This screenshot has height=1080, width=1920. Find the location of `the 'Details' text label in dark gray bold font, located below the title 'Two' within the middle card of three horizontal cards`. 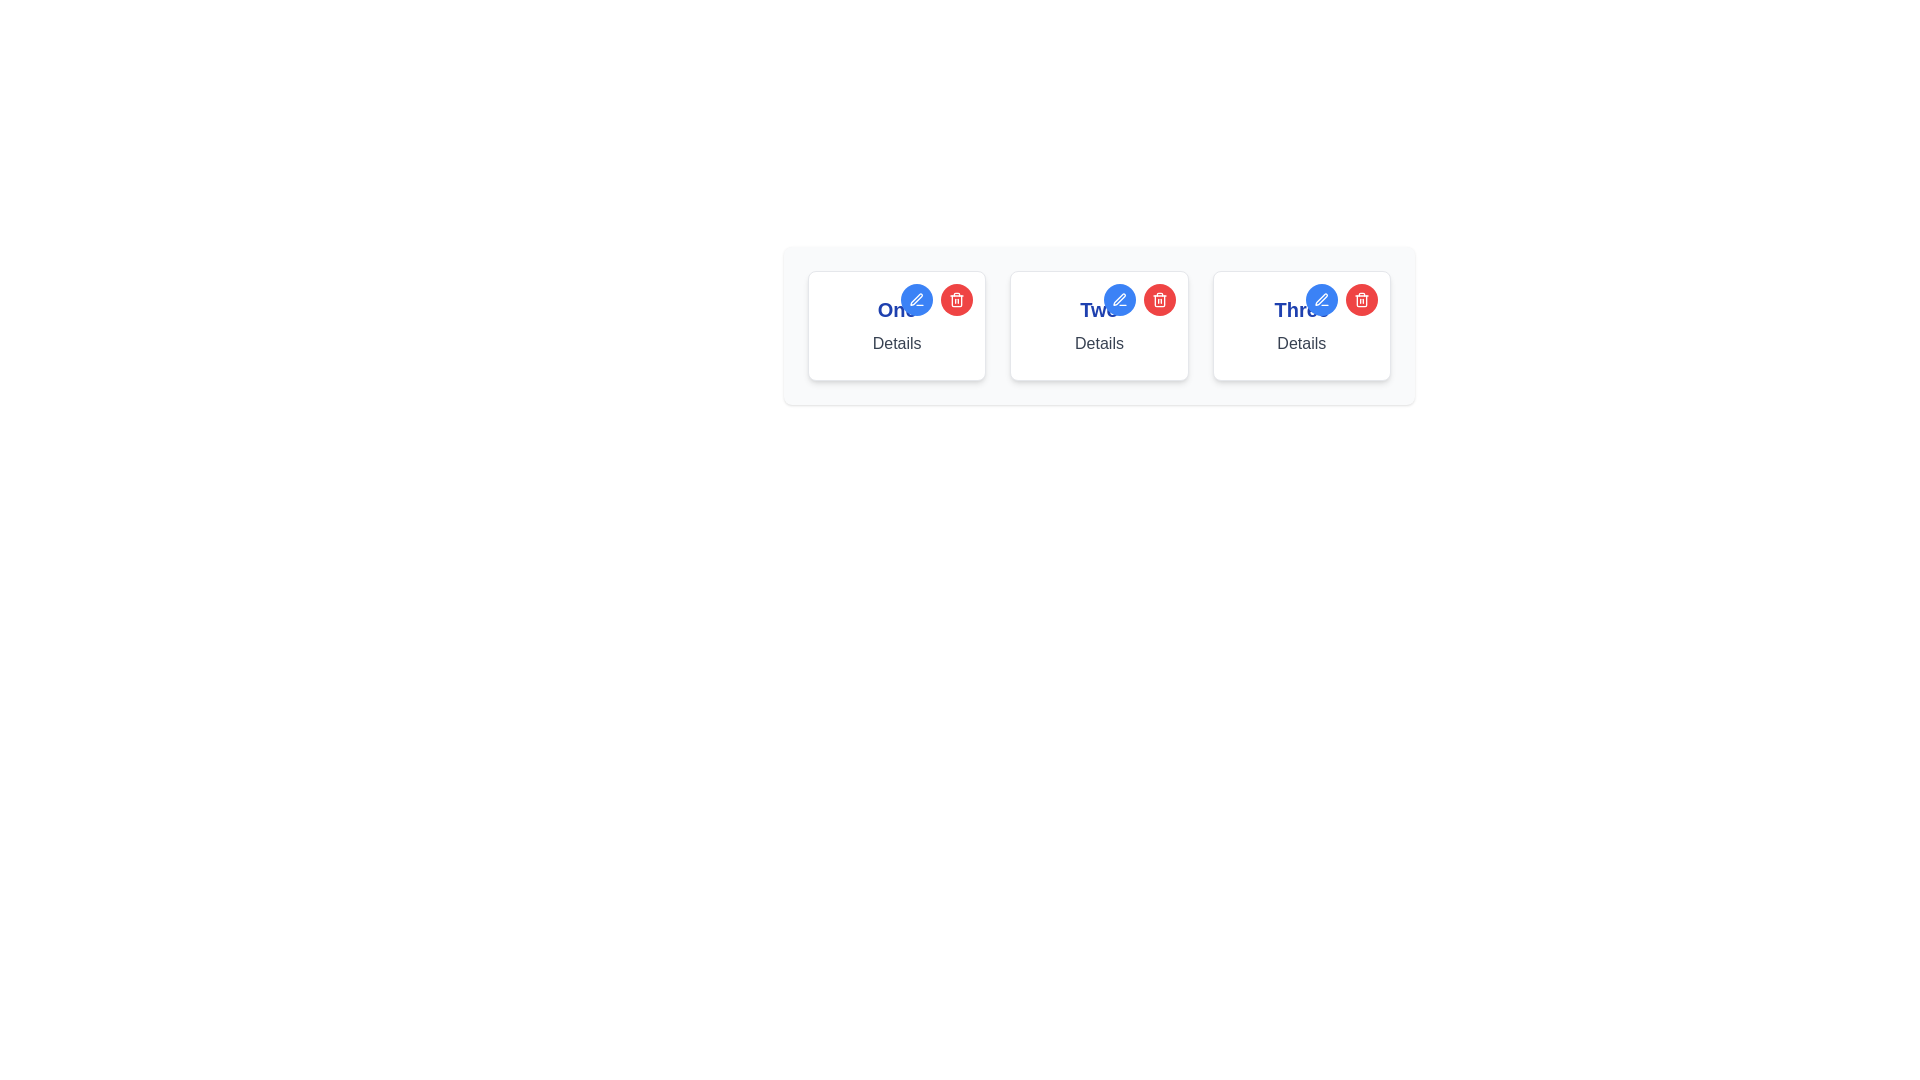

the 'Details' text label in dark gray bold font, located below the title 'Two' within the middle card of three horizontal cards is located at coordinates (1098, 342).